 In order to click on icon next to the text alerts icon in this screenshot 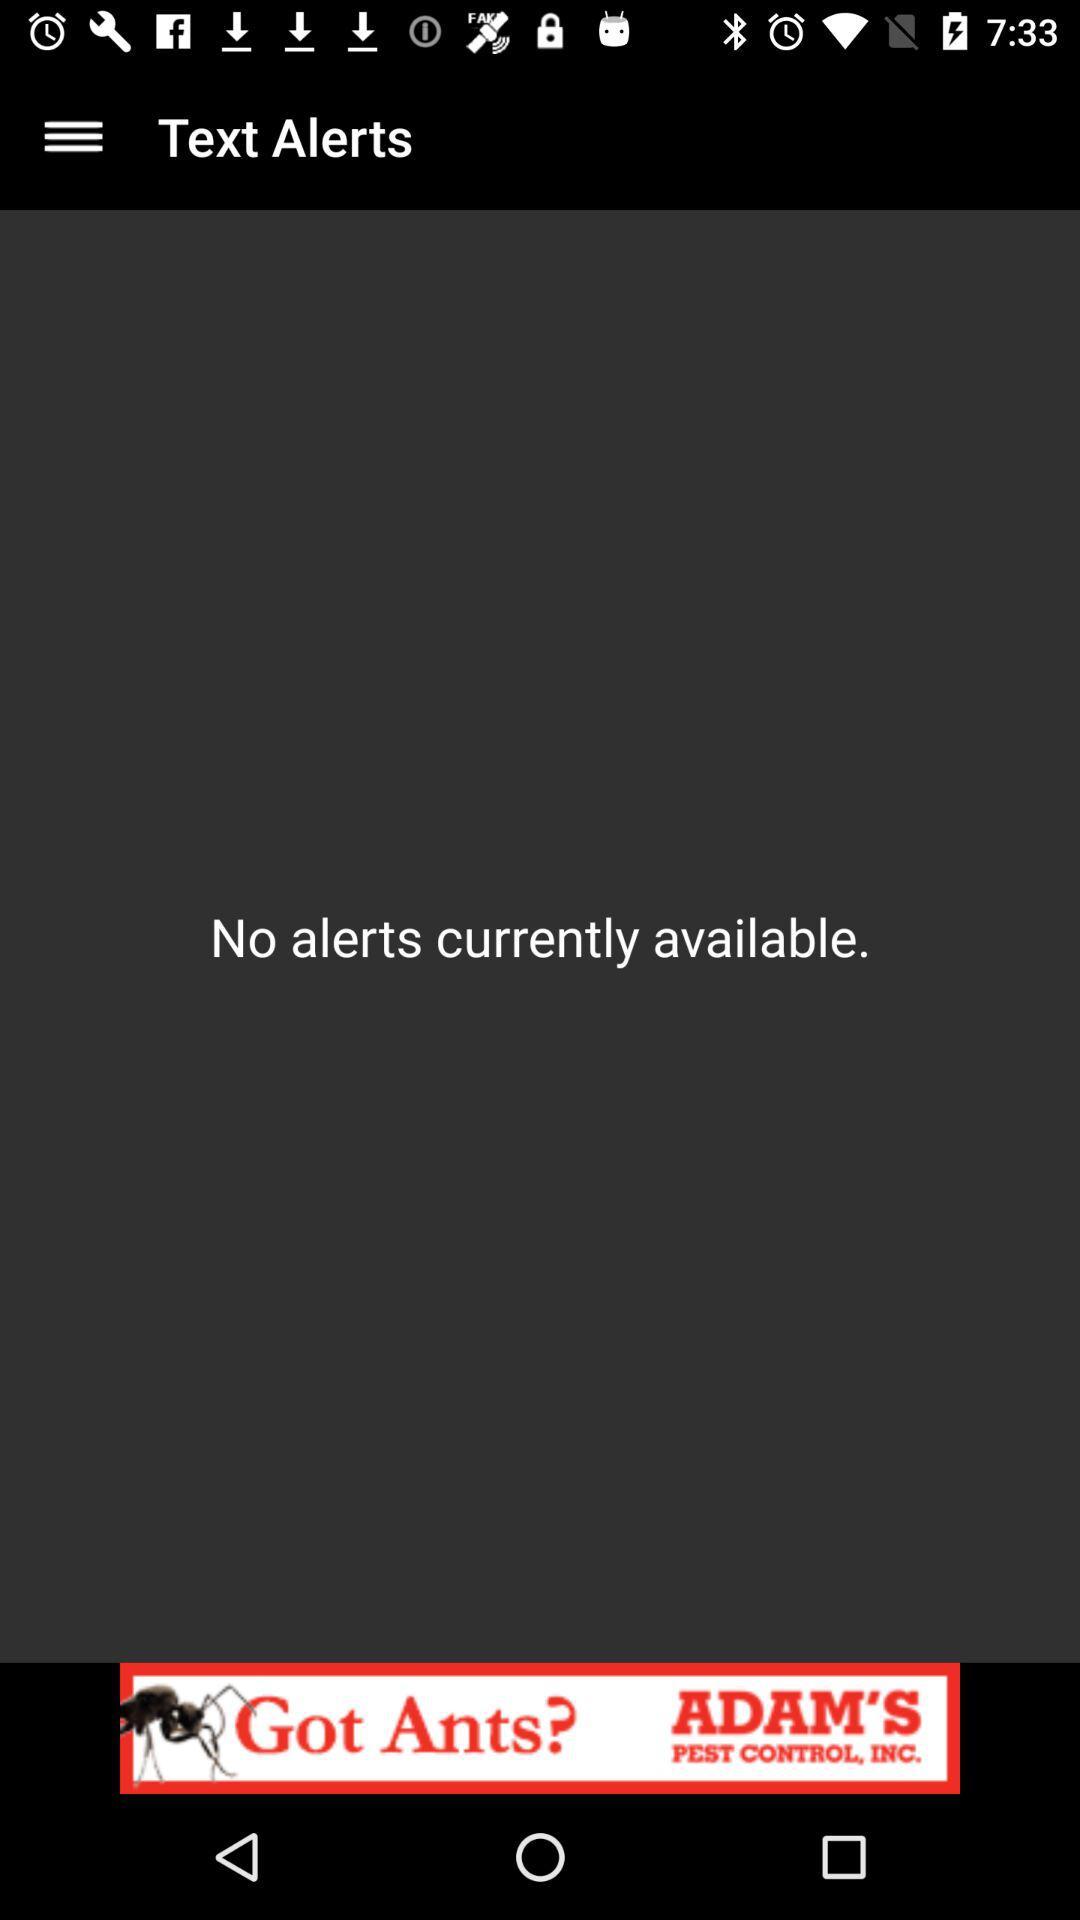, I will do `click(72, 135)`.